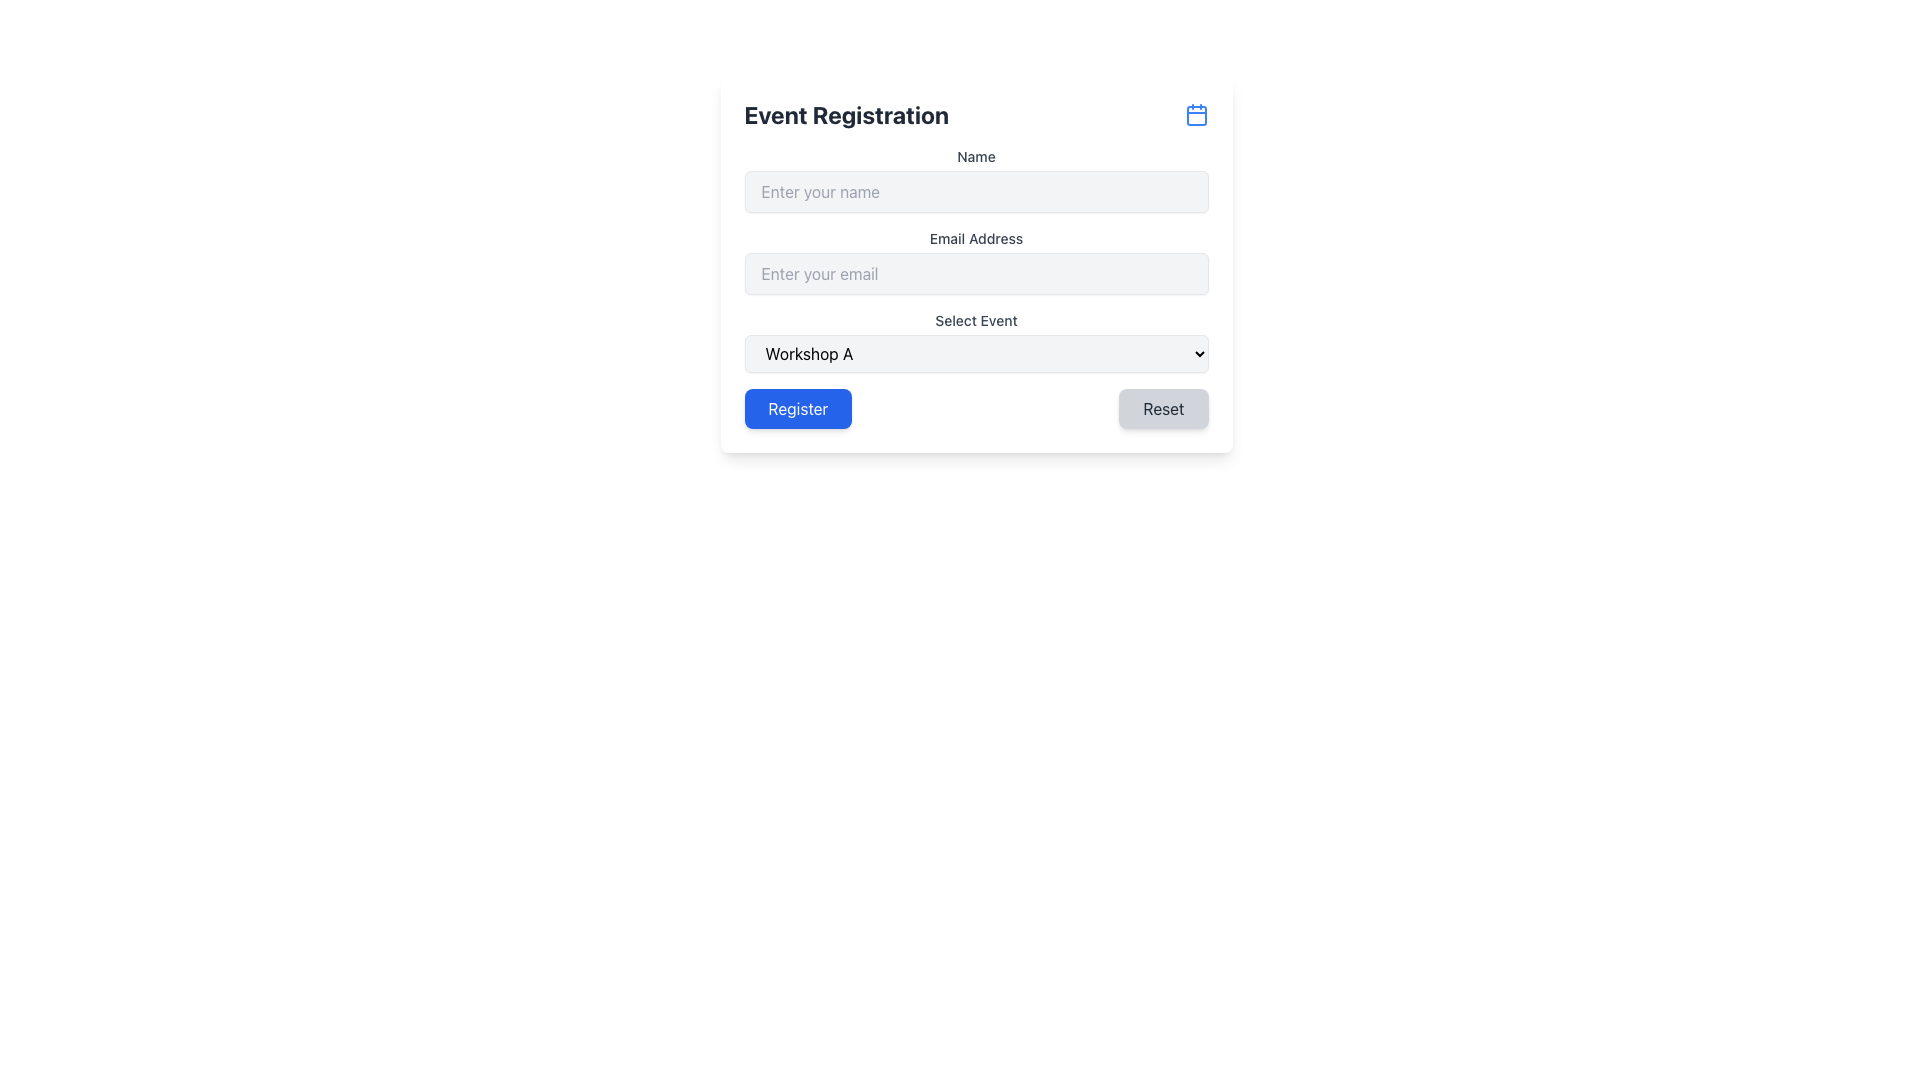  What do you see at coordinates (976, 273) in the screenshot?
I see `the email input field located directly below the 'Name' field and above the 'Select Event' dropdown` at bounding box center [976, 273].